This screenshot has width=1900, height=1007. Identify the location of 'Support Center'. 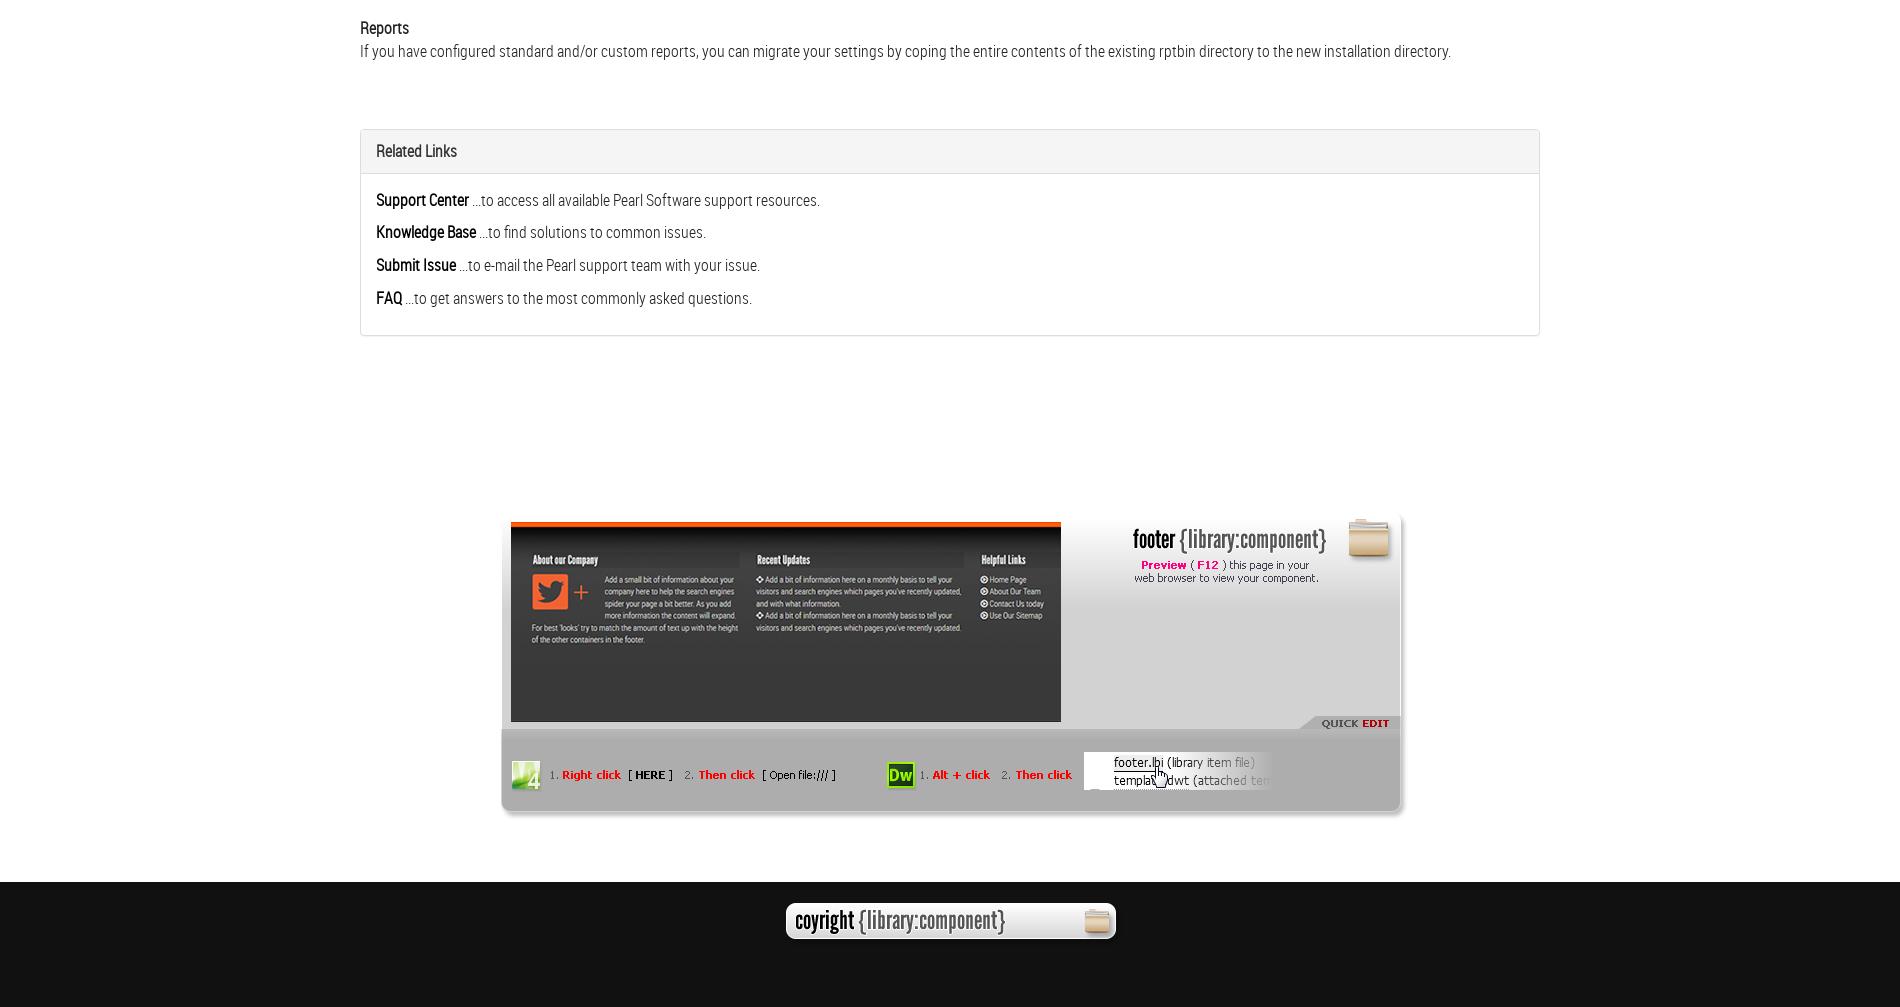
(375, 198).